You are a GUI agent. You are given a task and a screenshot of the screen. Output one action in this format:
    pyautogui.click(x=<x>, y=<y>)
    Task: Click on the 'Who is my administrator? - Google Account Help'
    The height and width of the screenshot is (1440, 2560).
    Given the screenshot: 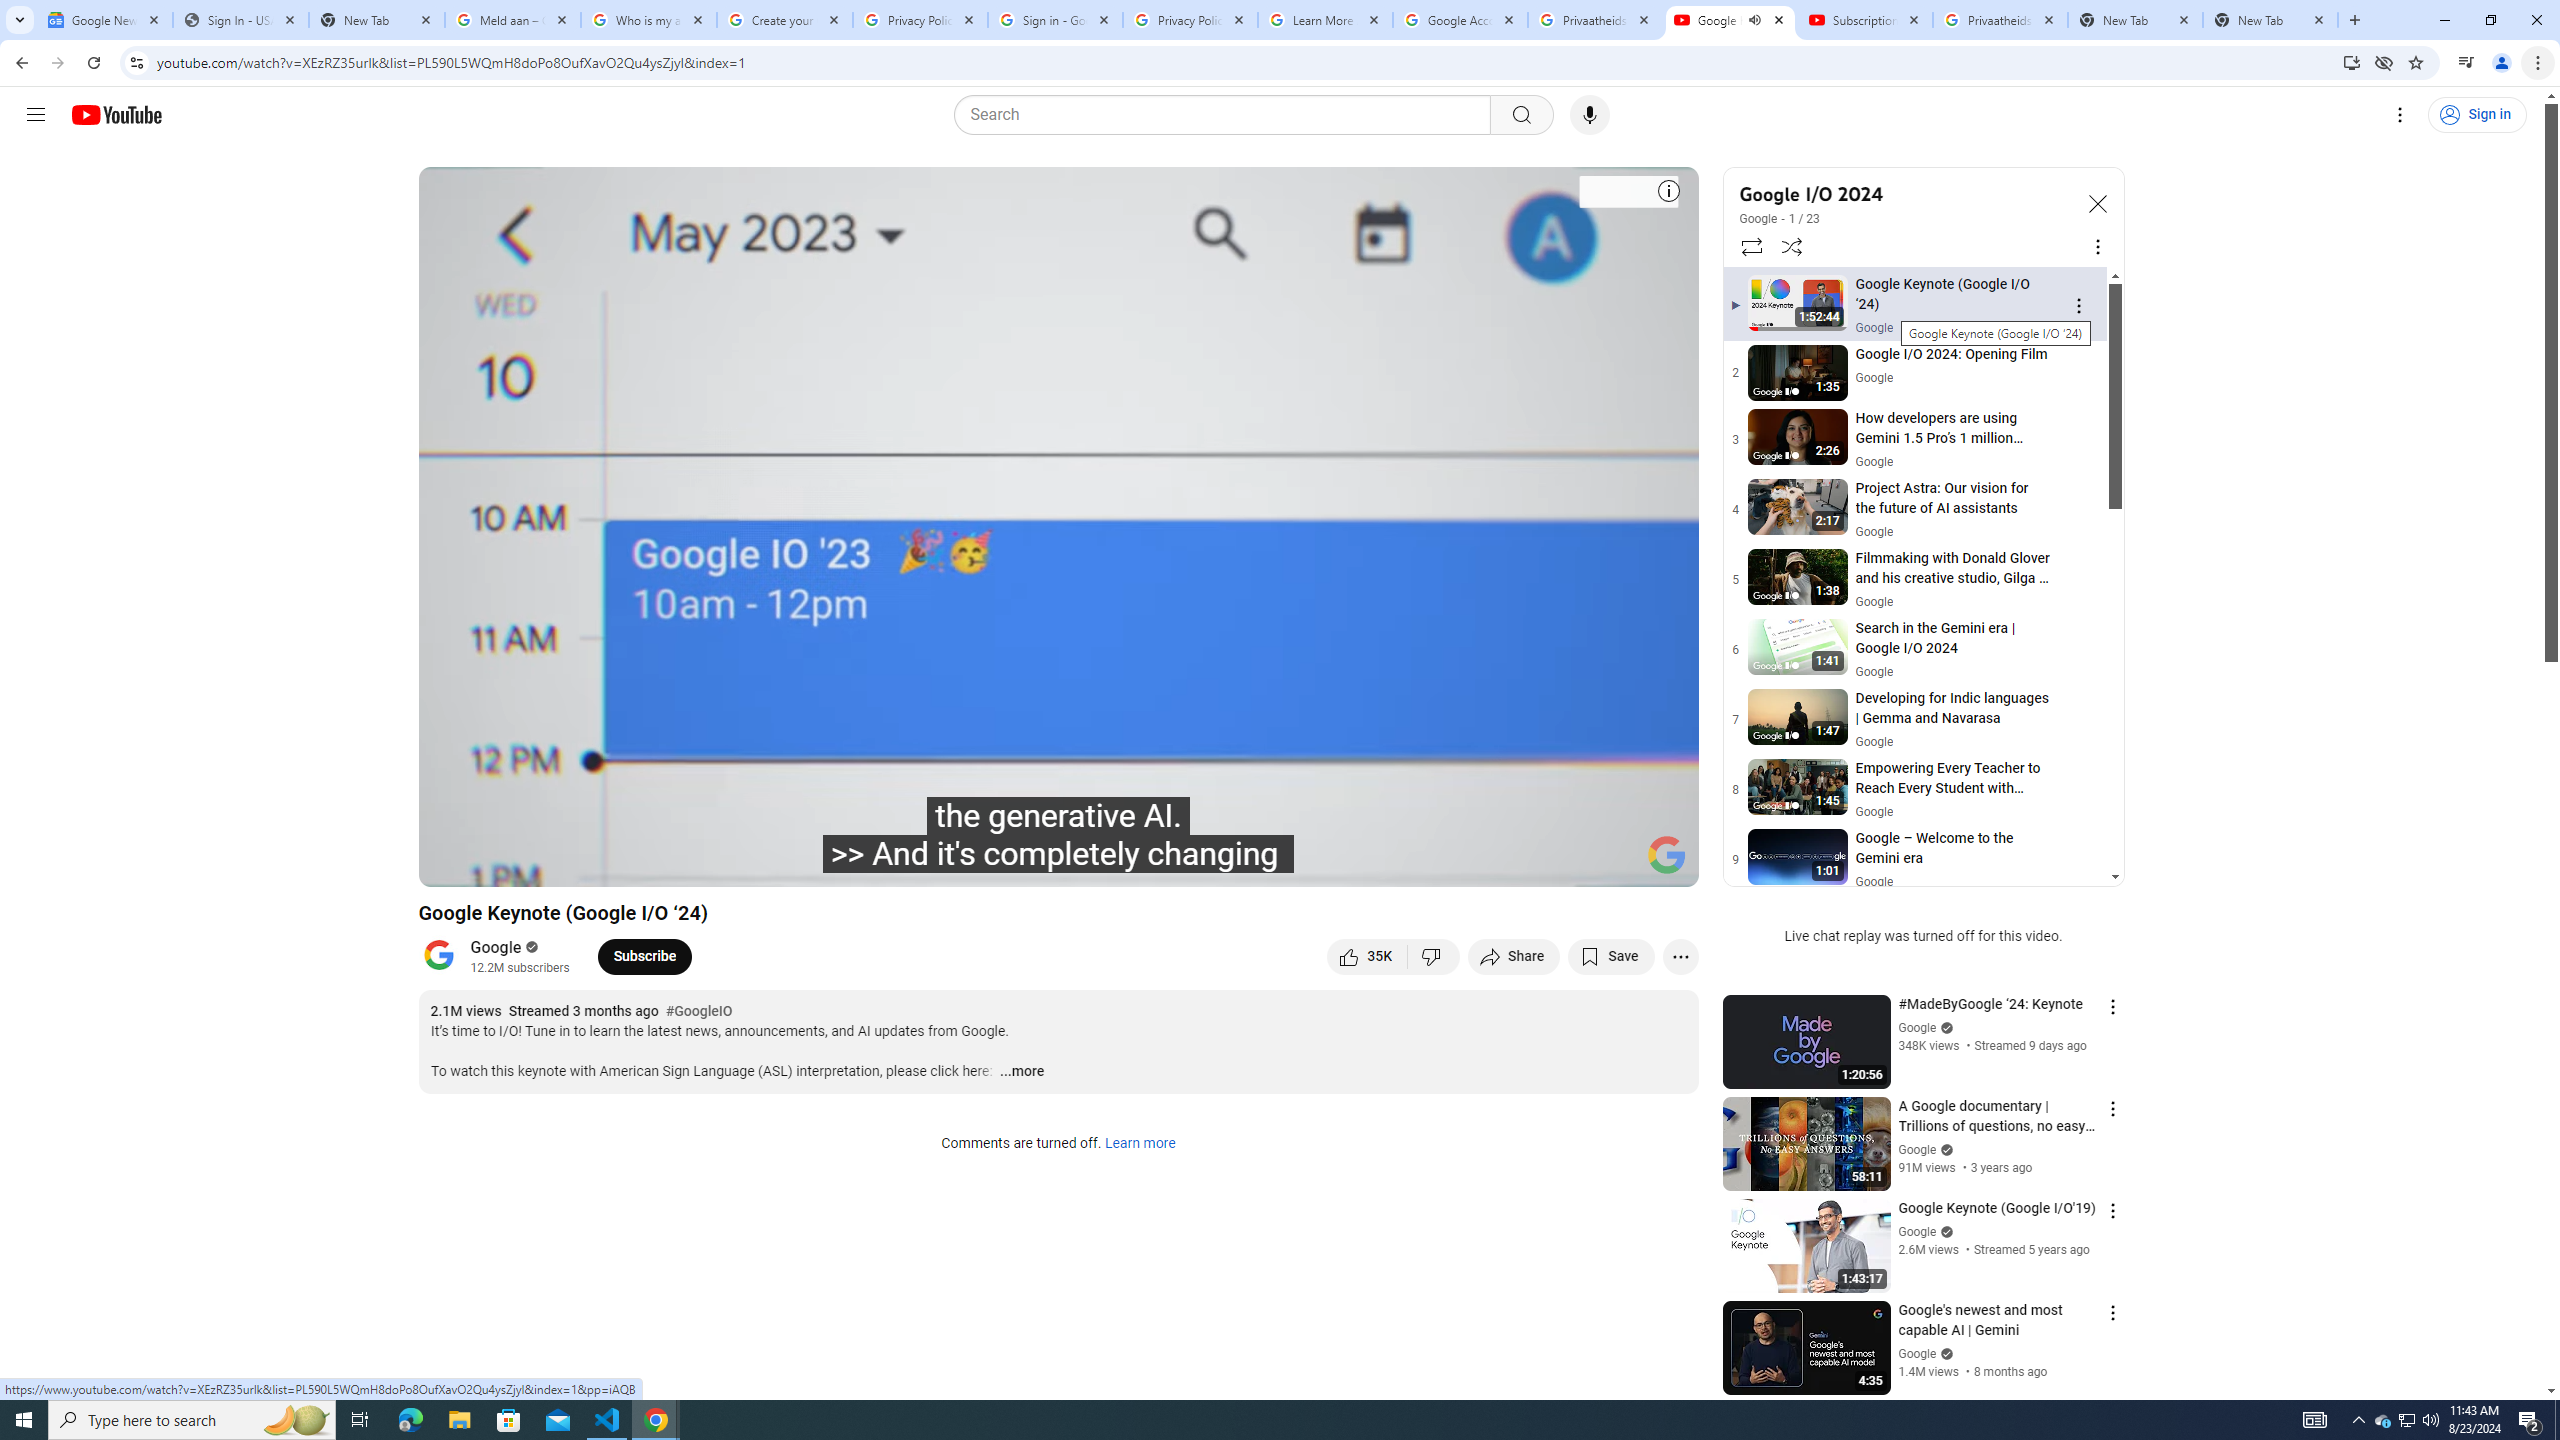 What is the action you would take?
    pyautogui.click(x=648, y=19)
    